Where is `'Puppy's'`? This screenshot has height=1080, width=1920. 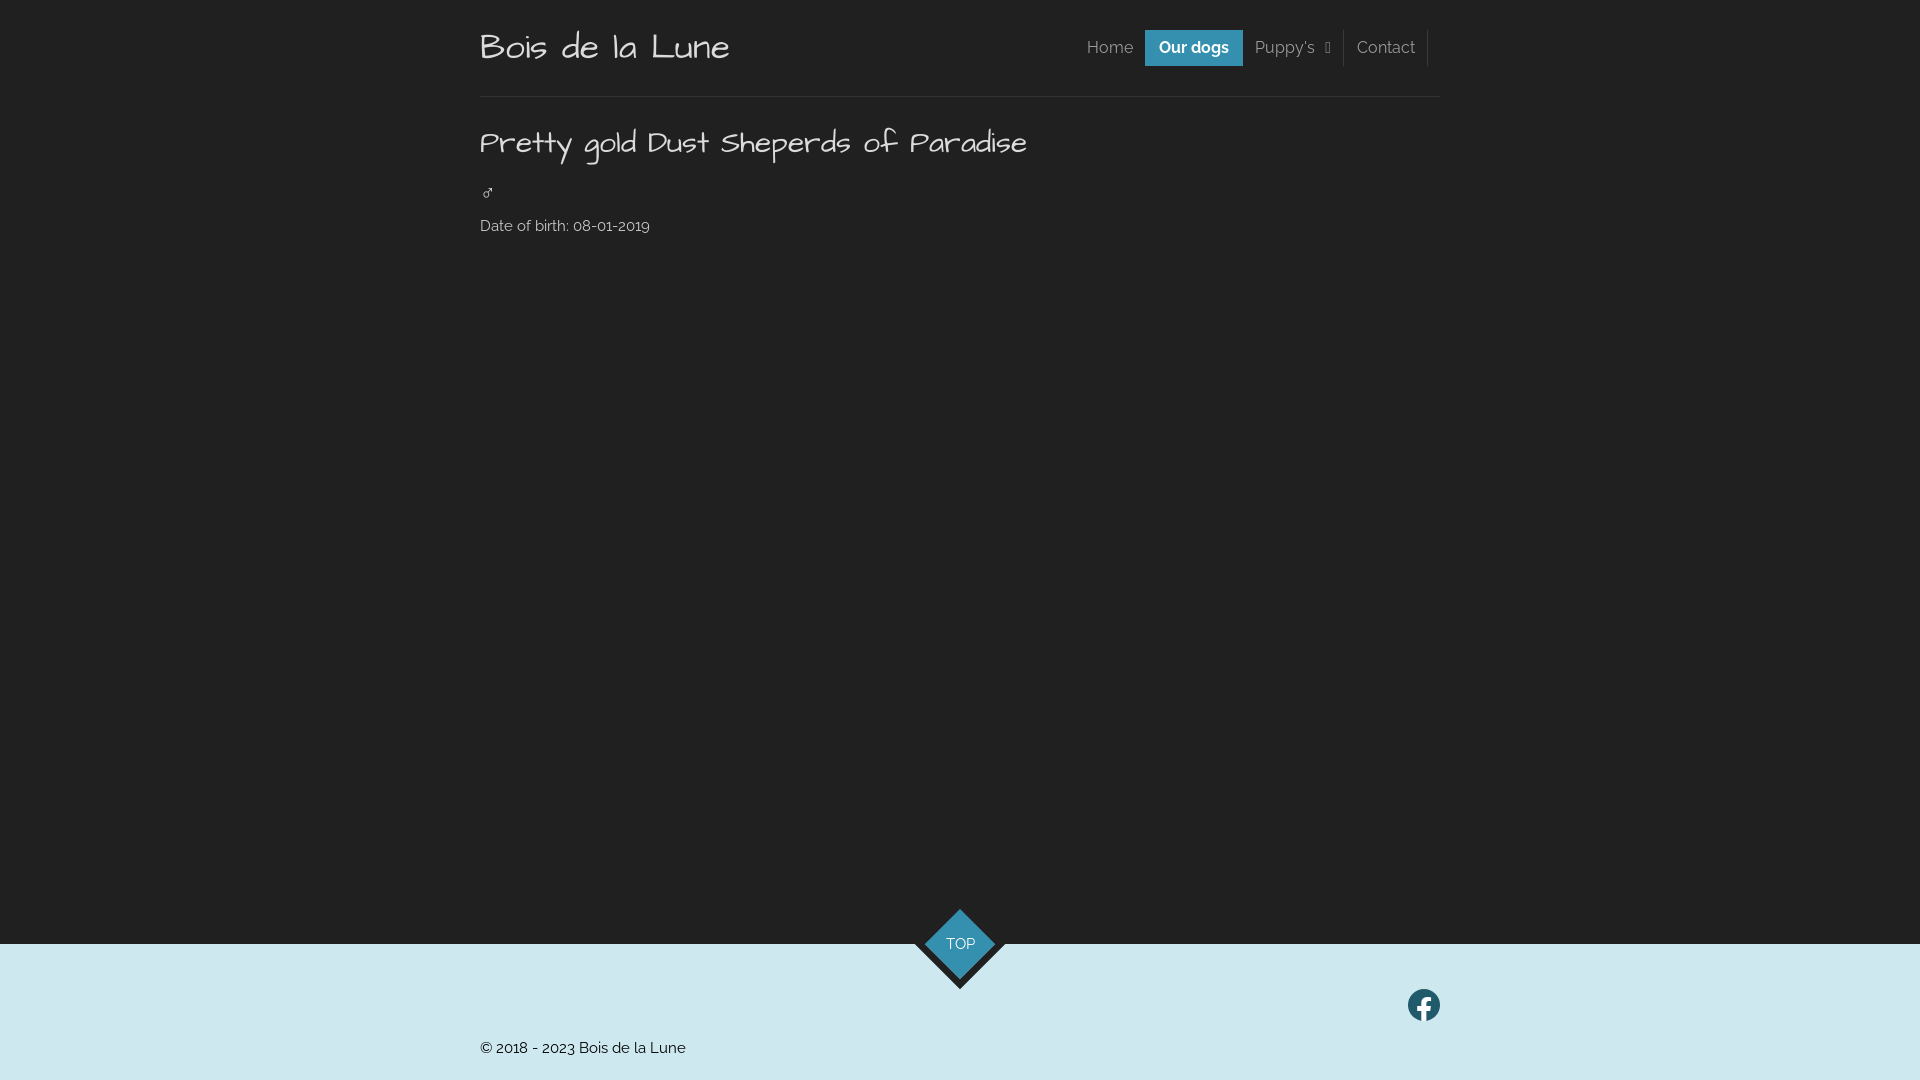
'Puppy's' is located at coordinates (1292, 46).